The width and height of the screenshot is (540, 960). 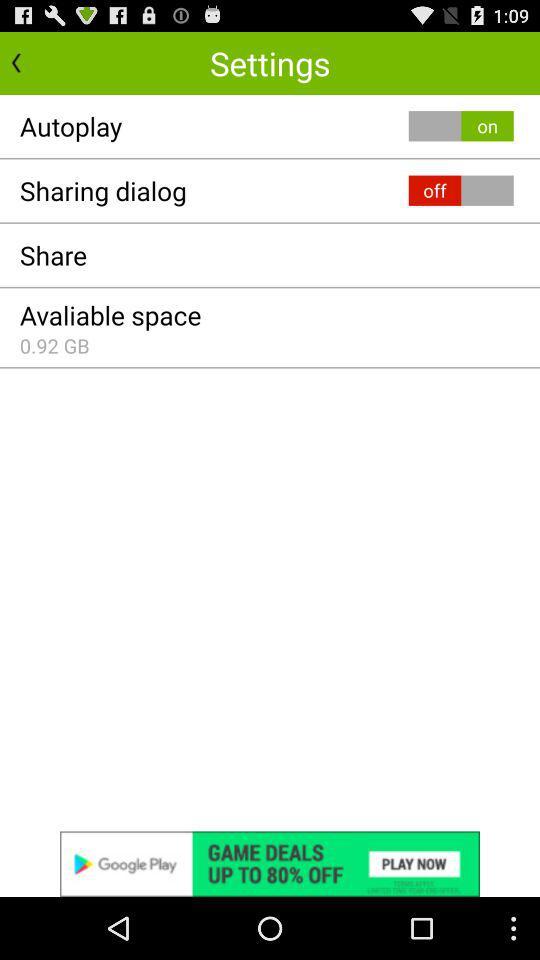 What do you see at coordinates (270, 863) in the screenshot?
I see `see advertisement` at bounding box center [270, 863].